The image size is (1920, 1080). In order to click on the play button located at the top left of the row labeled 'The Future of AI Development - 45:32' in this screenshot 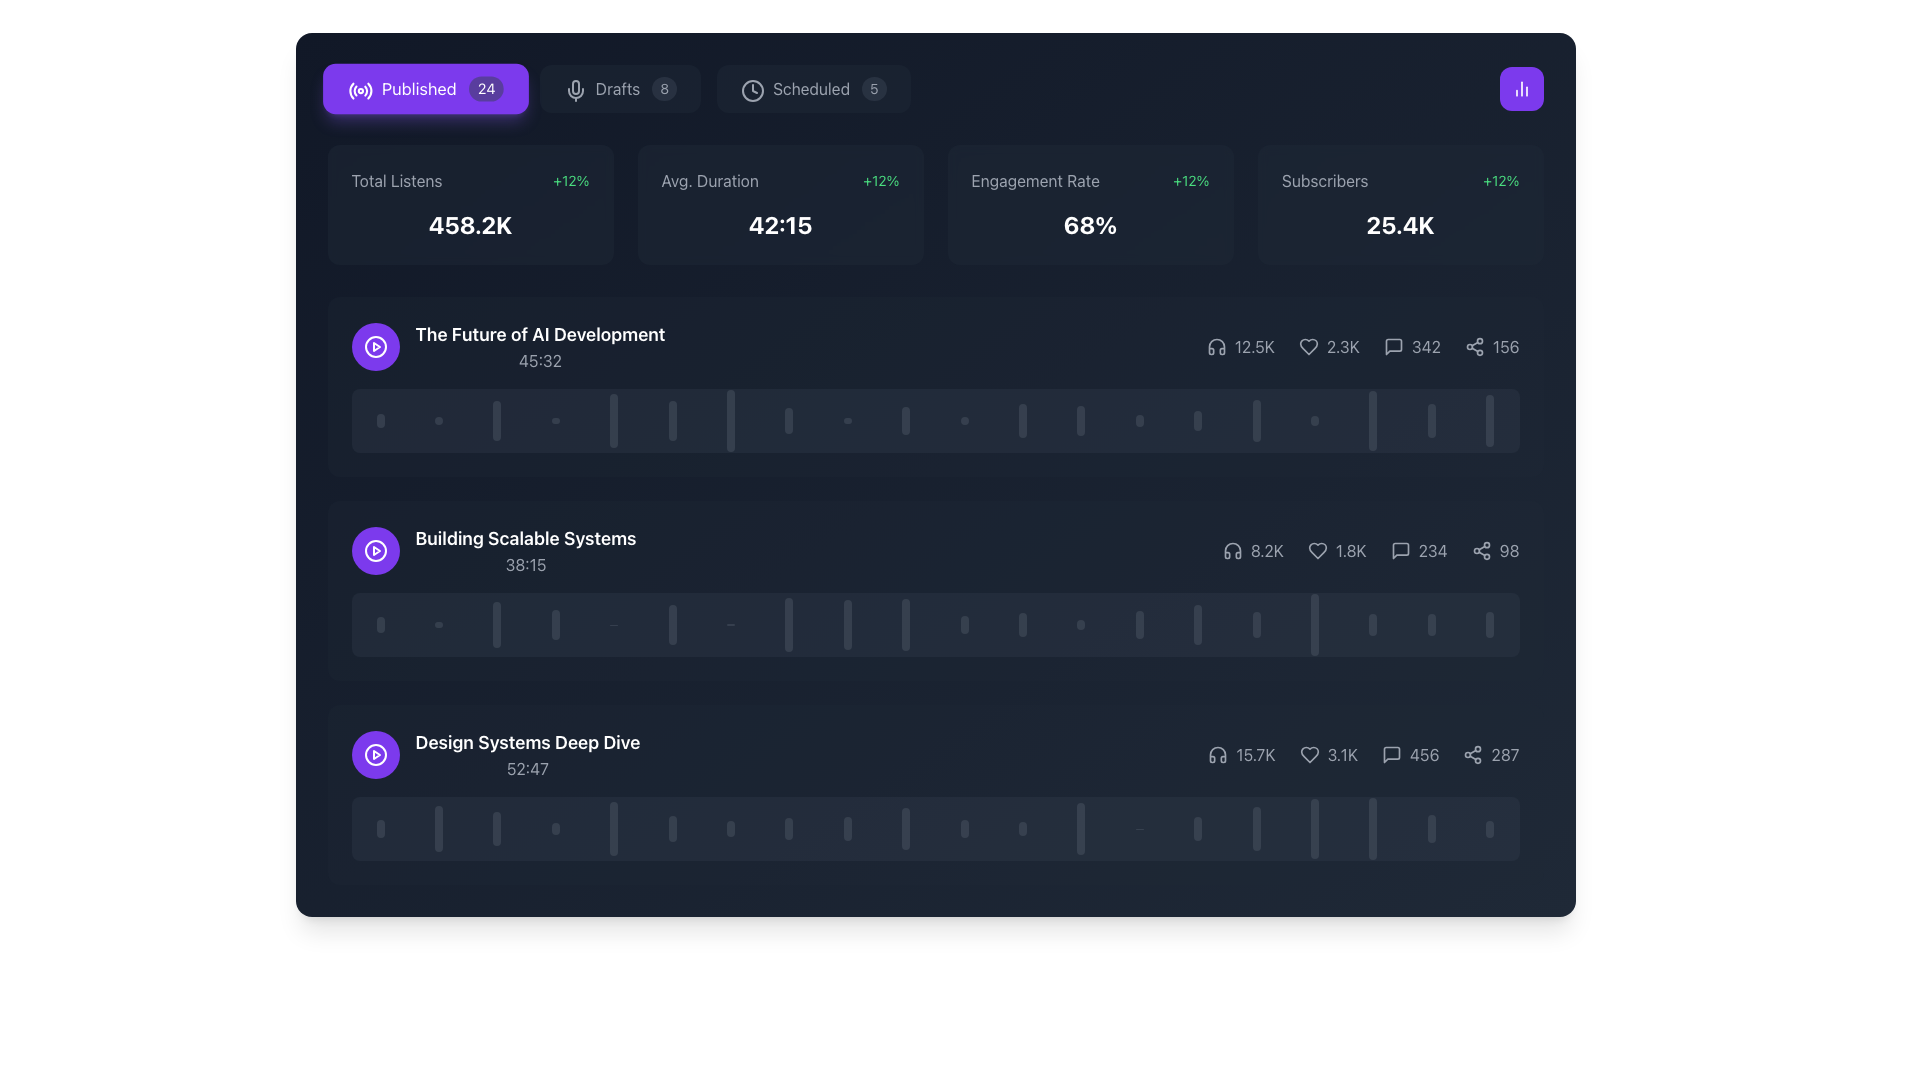, I will do `click(375, 346)`.